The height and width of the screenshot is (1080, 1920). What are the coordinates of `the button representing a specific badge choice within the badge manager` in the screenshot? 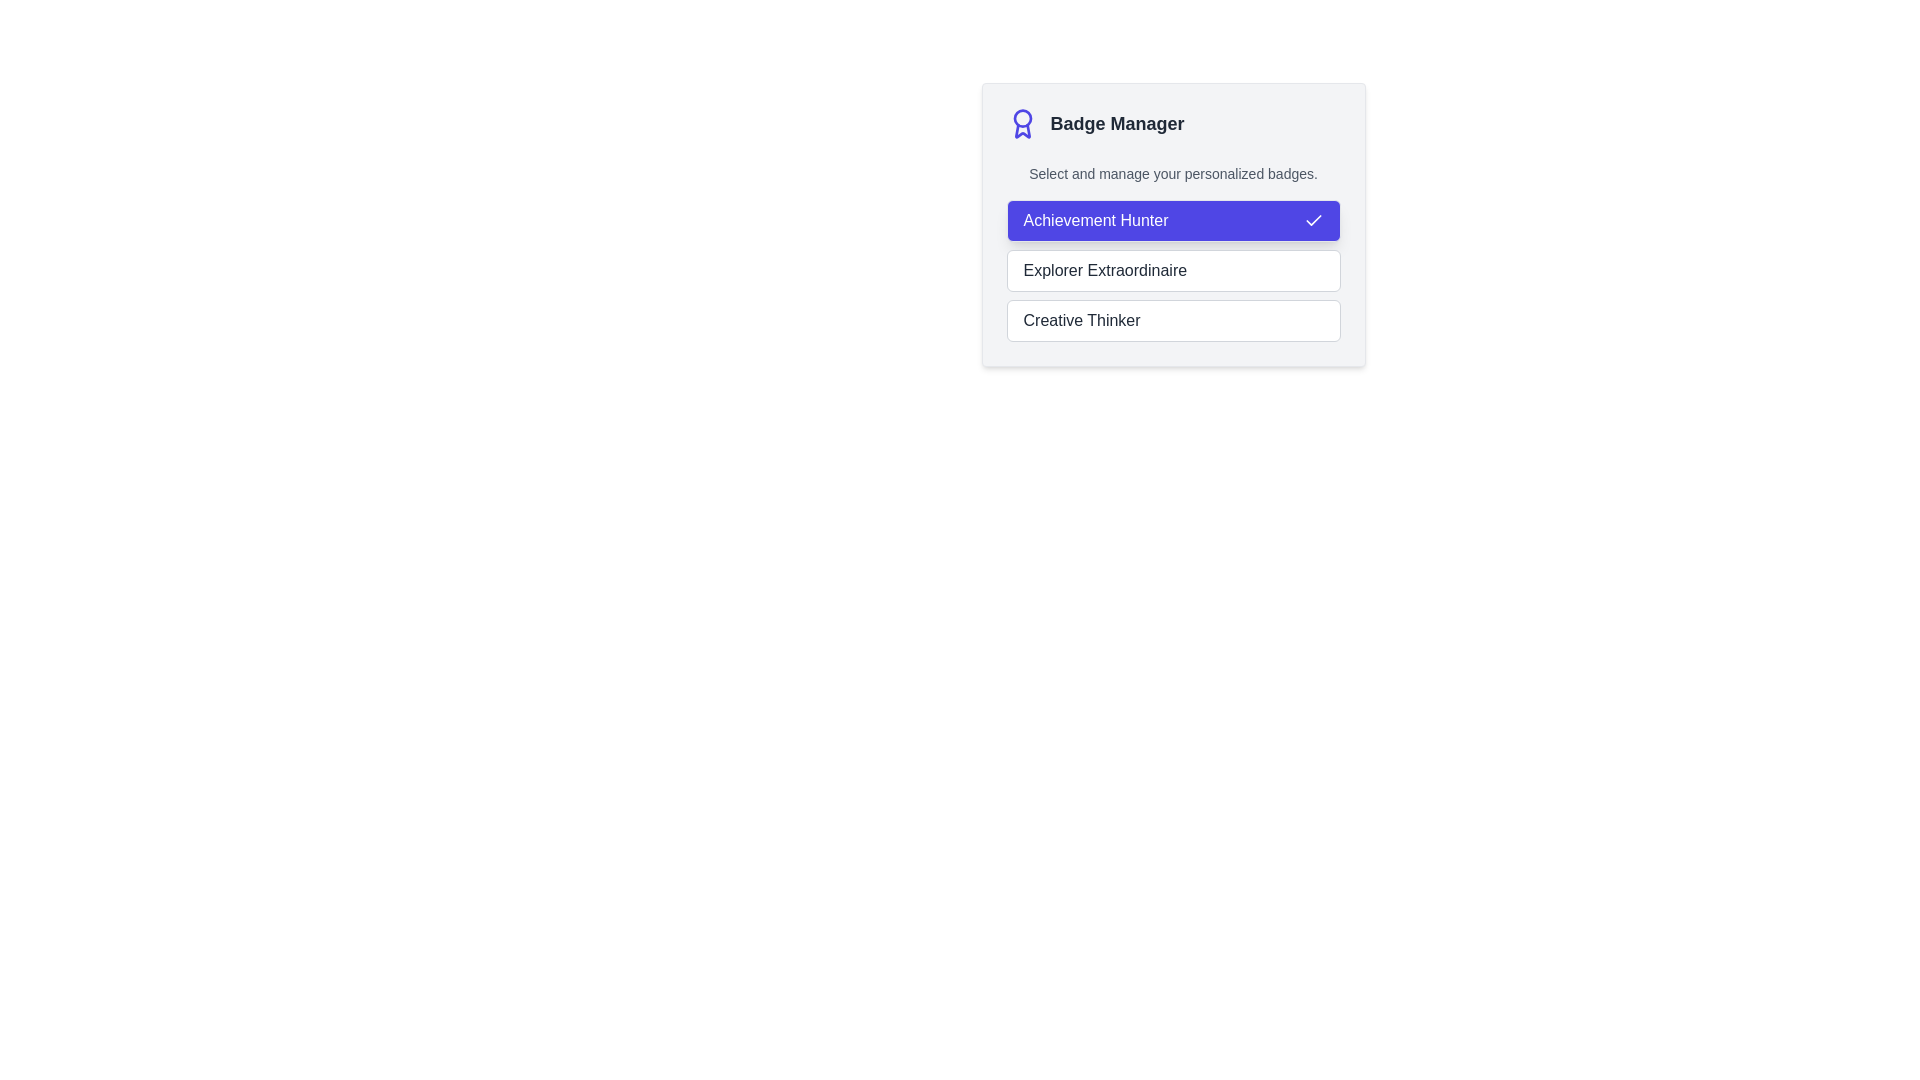 It's located at (1173, 270).